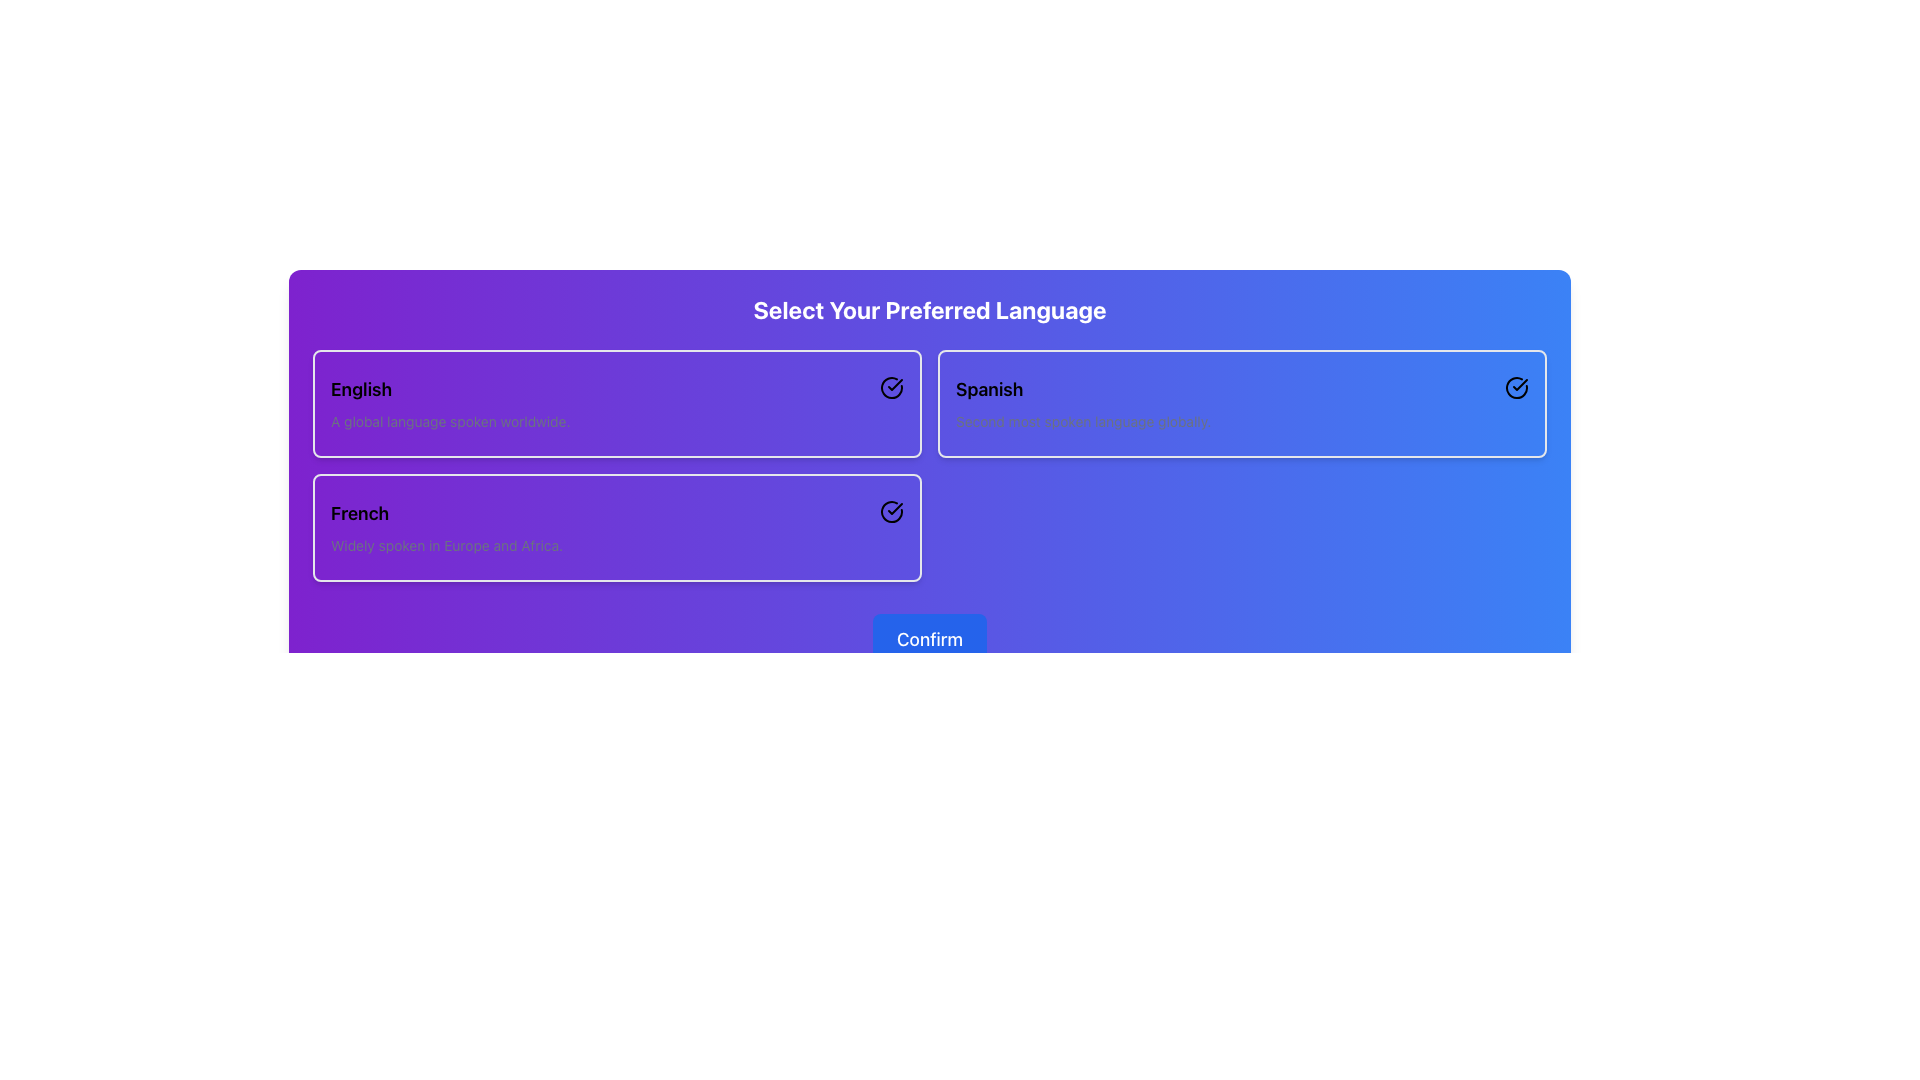  I want to click on the selectable language option card for 'Spanish', so click(1241, 404).